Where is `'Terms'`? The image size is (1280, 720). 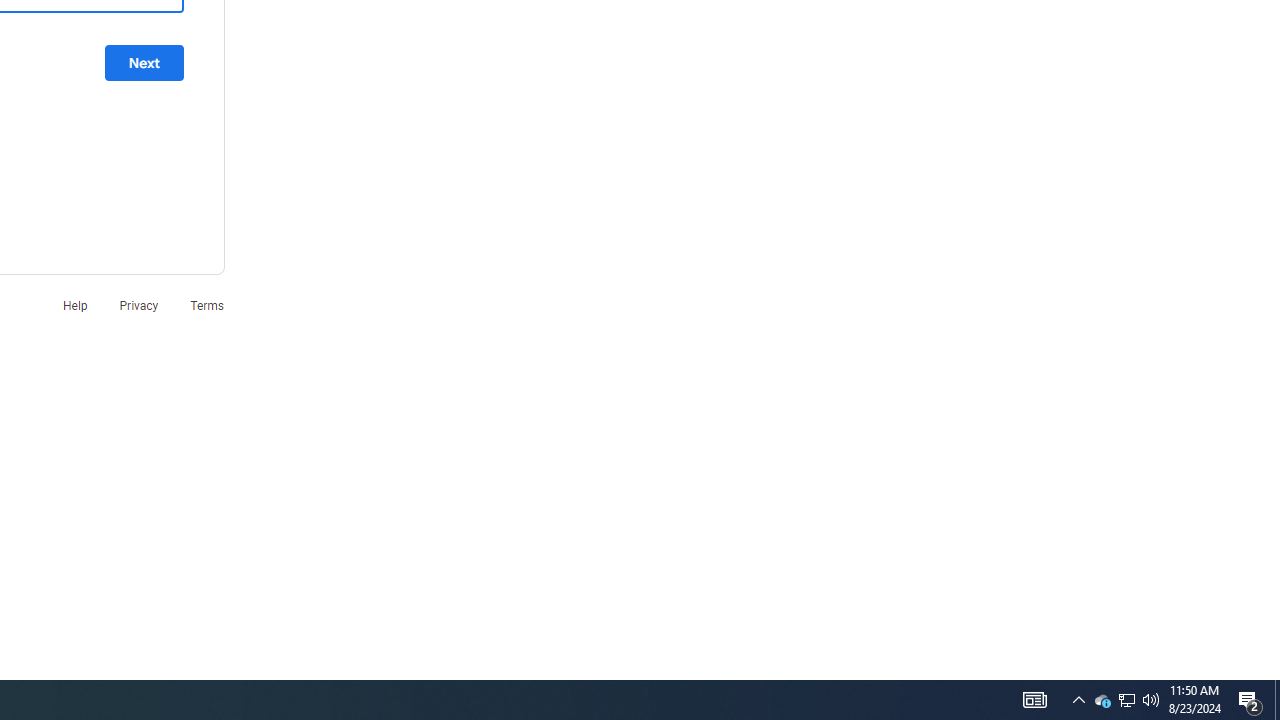
'Terms' is located at coordinates (207, 305).